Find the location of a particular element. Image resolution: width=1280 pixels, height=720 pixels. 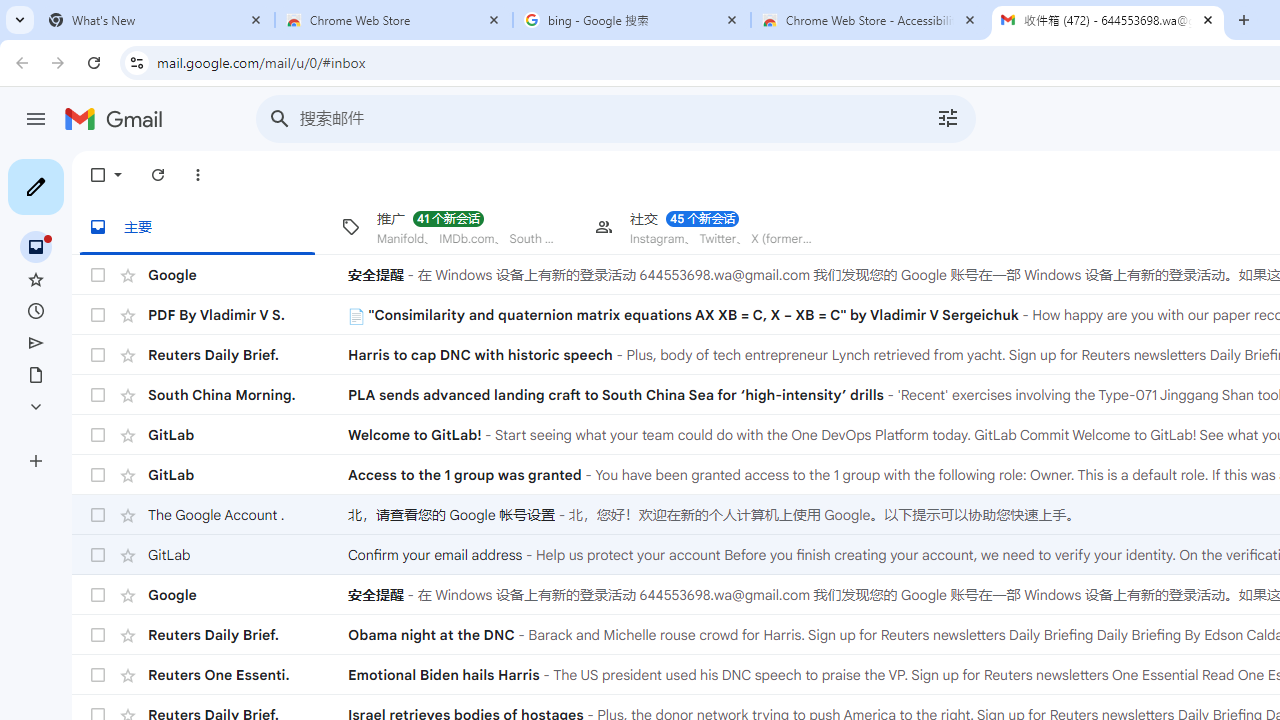

'Close' is located at coordinates (1207, 19).